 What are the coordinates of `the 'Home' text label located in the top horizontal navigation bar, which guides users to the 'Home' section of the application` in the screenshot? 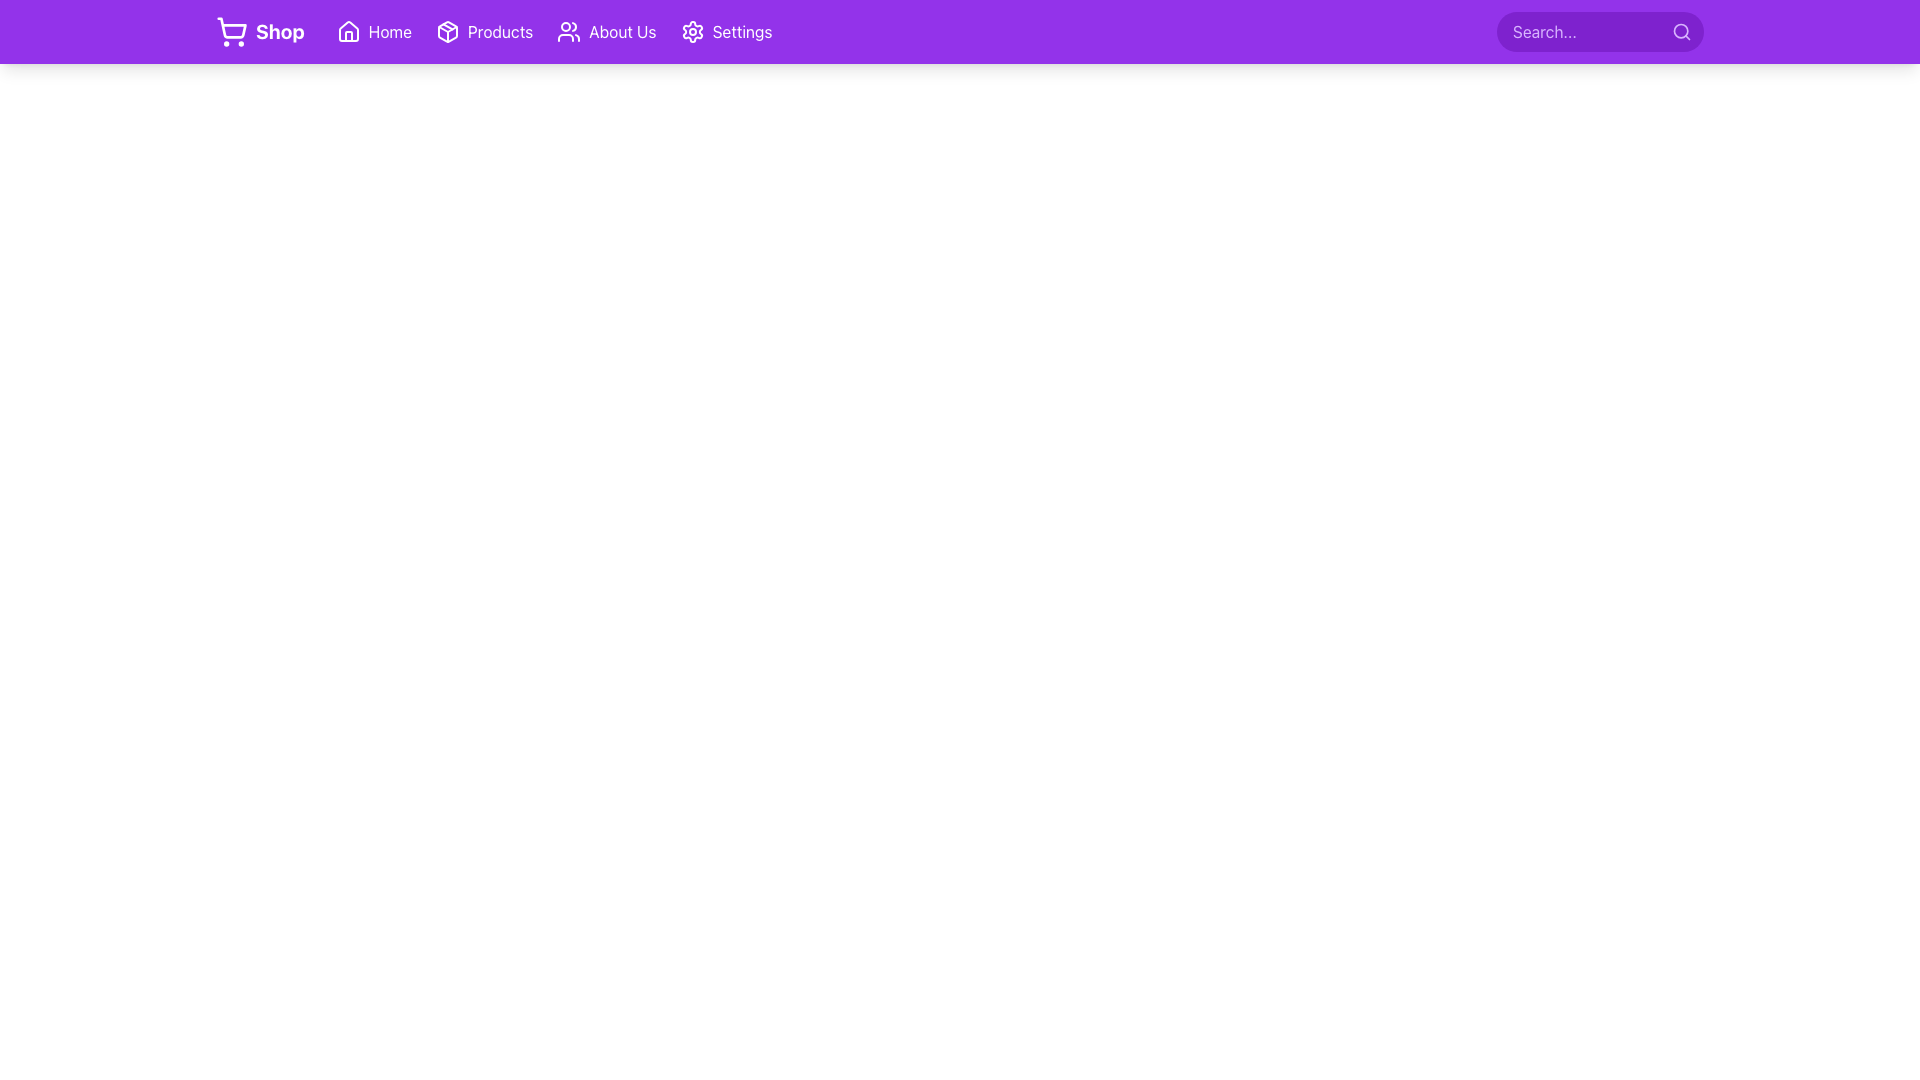 It's located at (390, 31).